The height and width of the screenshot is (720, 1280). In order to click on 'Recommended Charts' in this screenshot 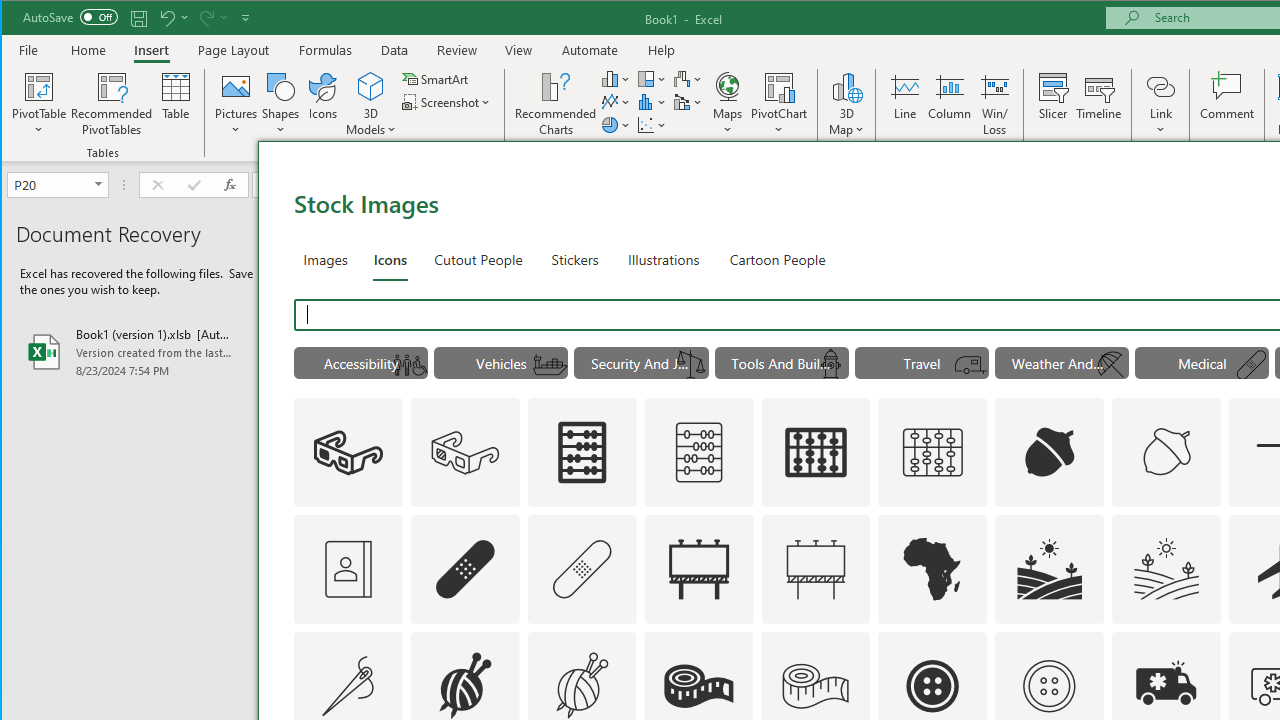, I will do `click(556, 104)`.